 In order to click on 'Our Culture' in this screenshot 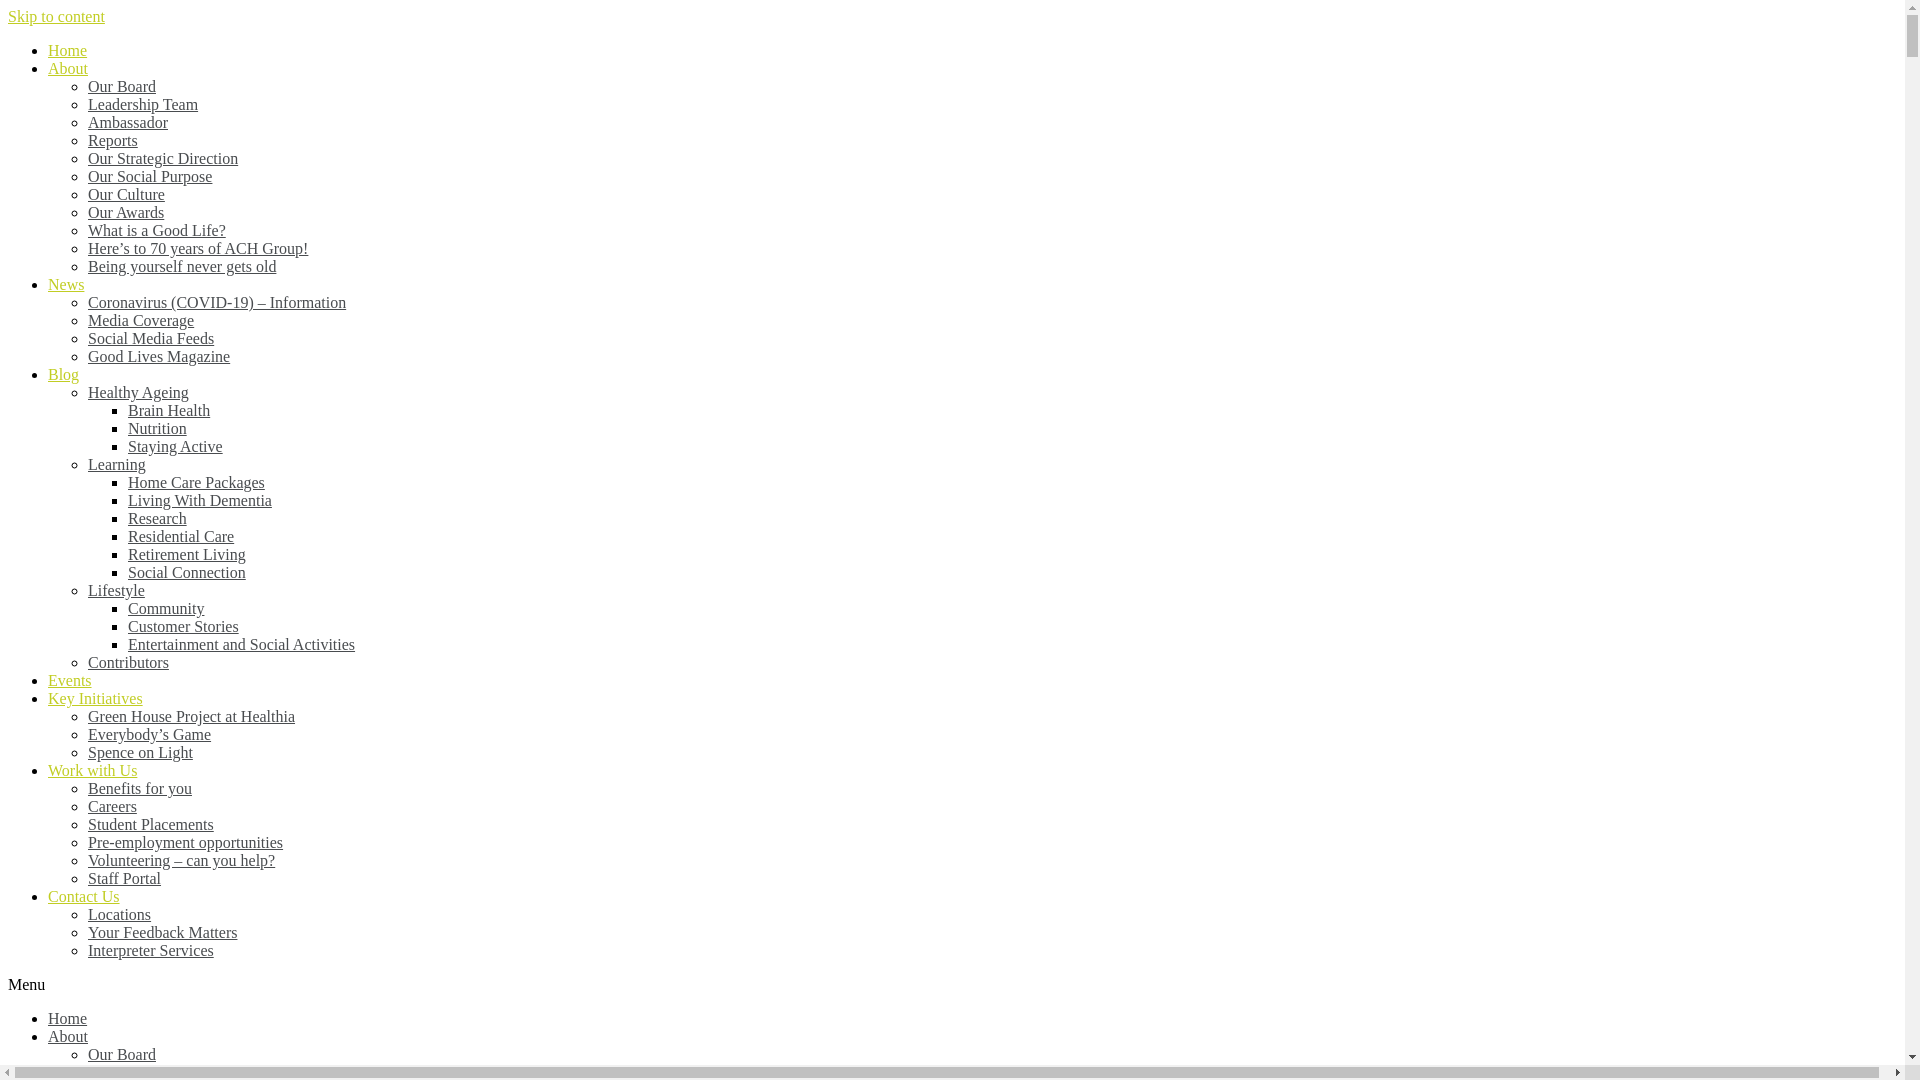, I will do `click(86, 194)`.